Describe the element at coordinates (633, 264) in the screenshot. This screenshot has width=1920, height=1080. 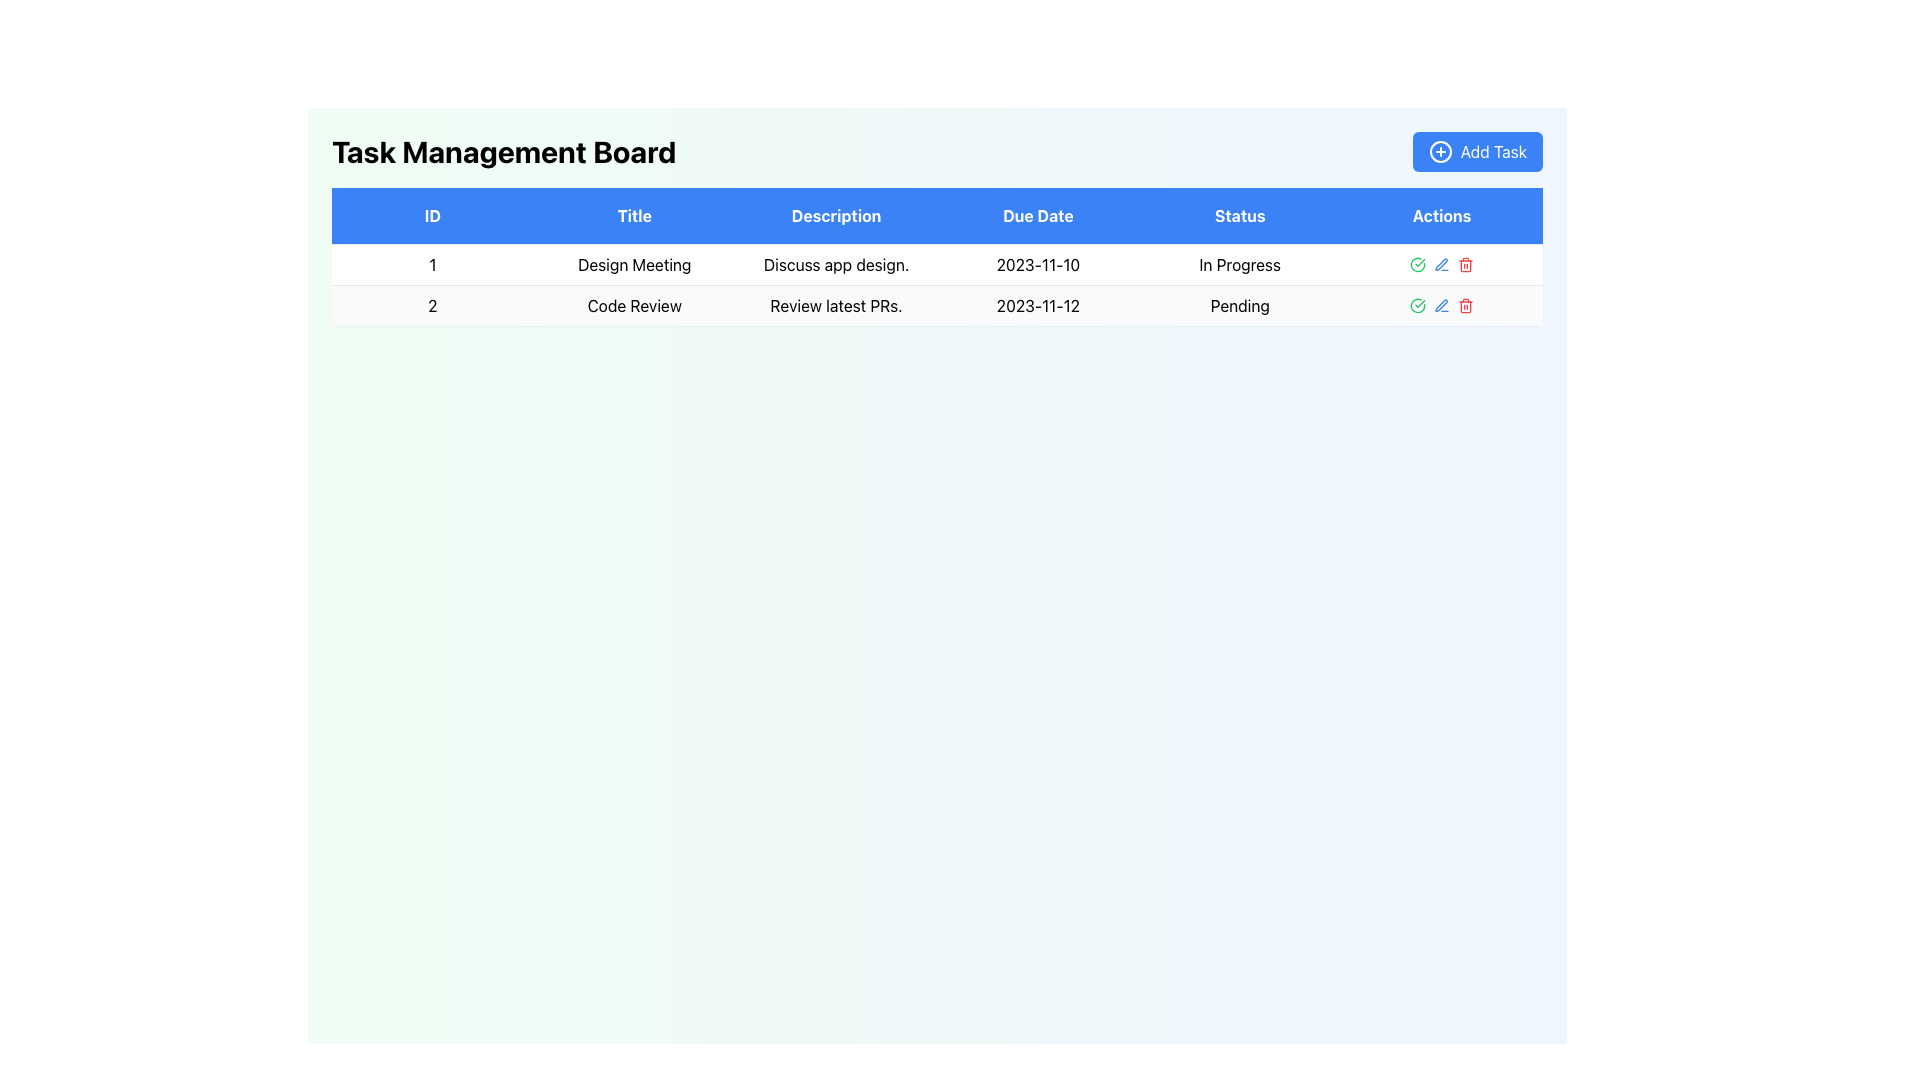
I see `the 'Design Meeting' text label, which is bold and centered in a white cell of the table under the 'Title' heading` at that location.